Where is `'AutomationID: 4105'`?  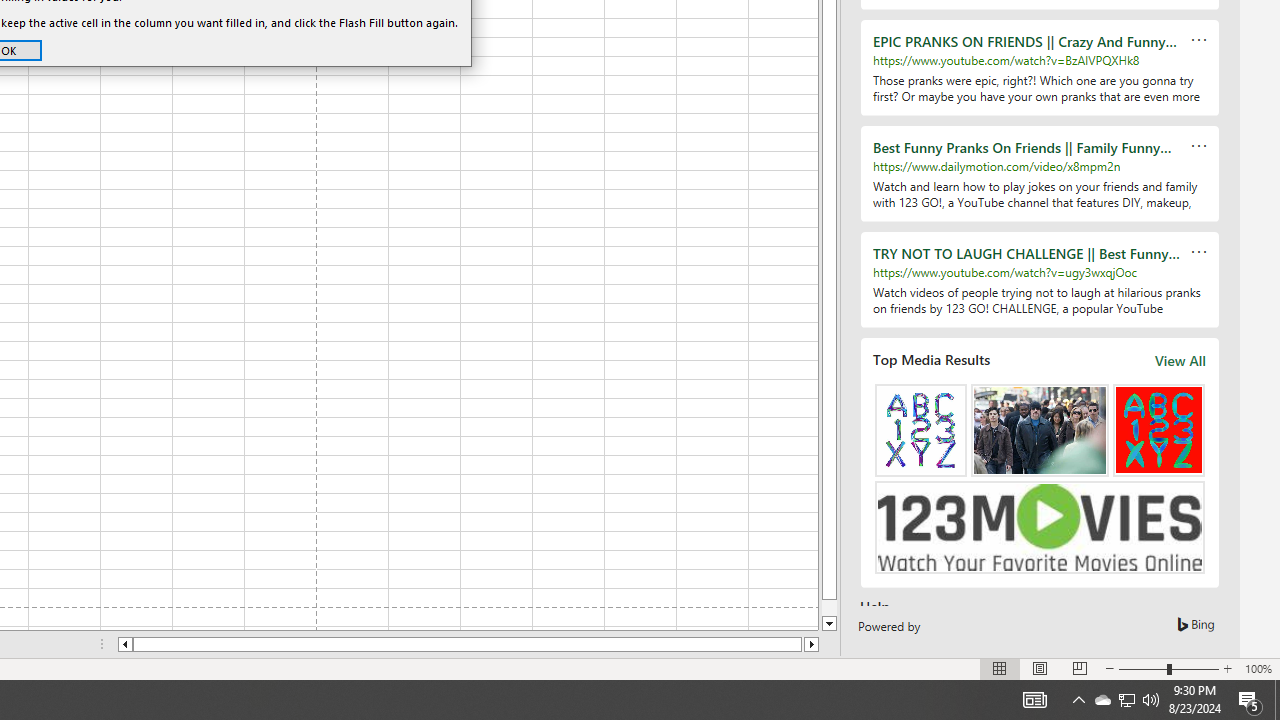
'AutomationID: 4105' is located at coordinates (1034, 698).